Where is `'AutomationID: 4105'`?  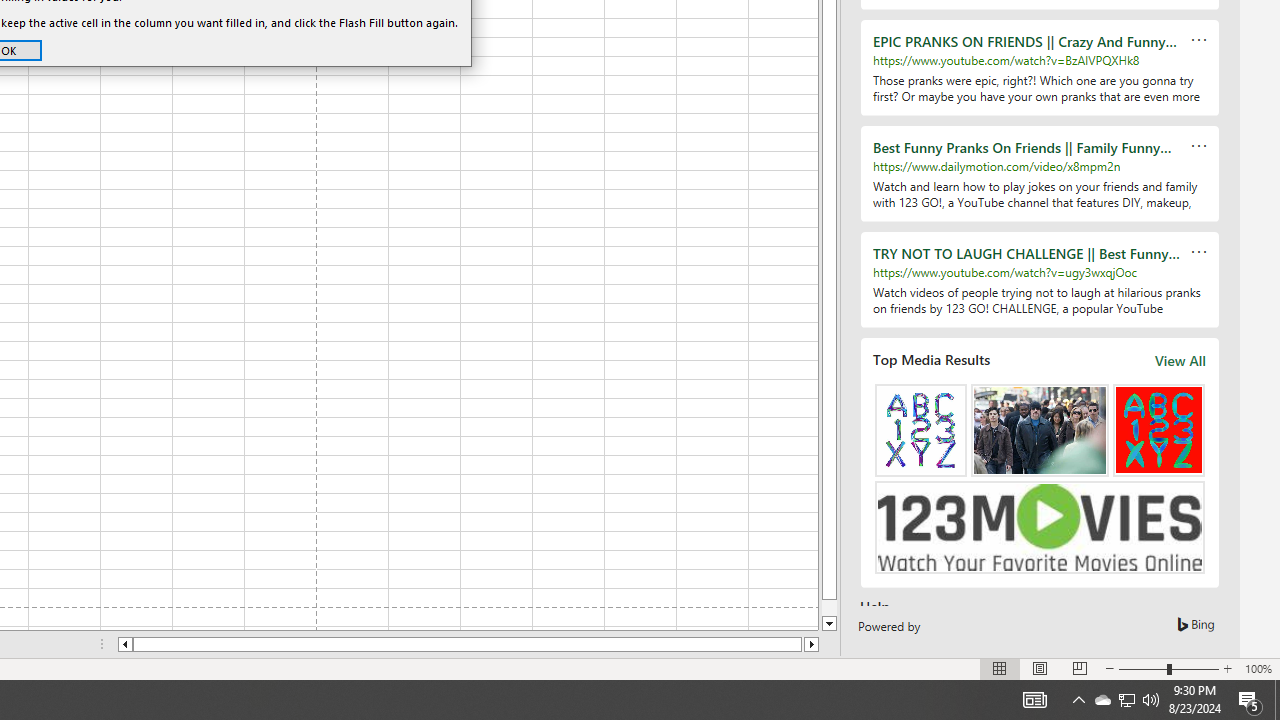
'AutomationID: 4105' is located at coordinates (1034, 698).